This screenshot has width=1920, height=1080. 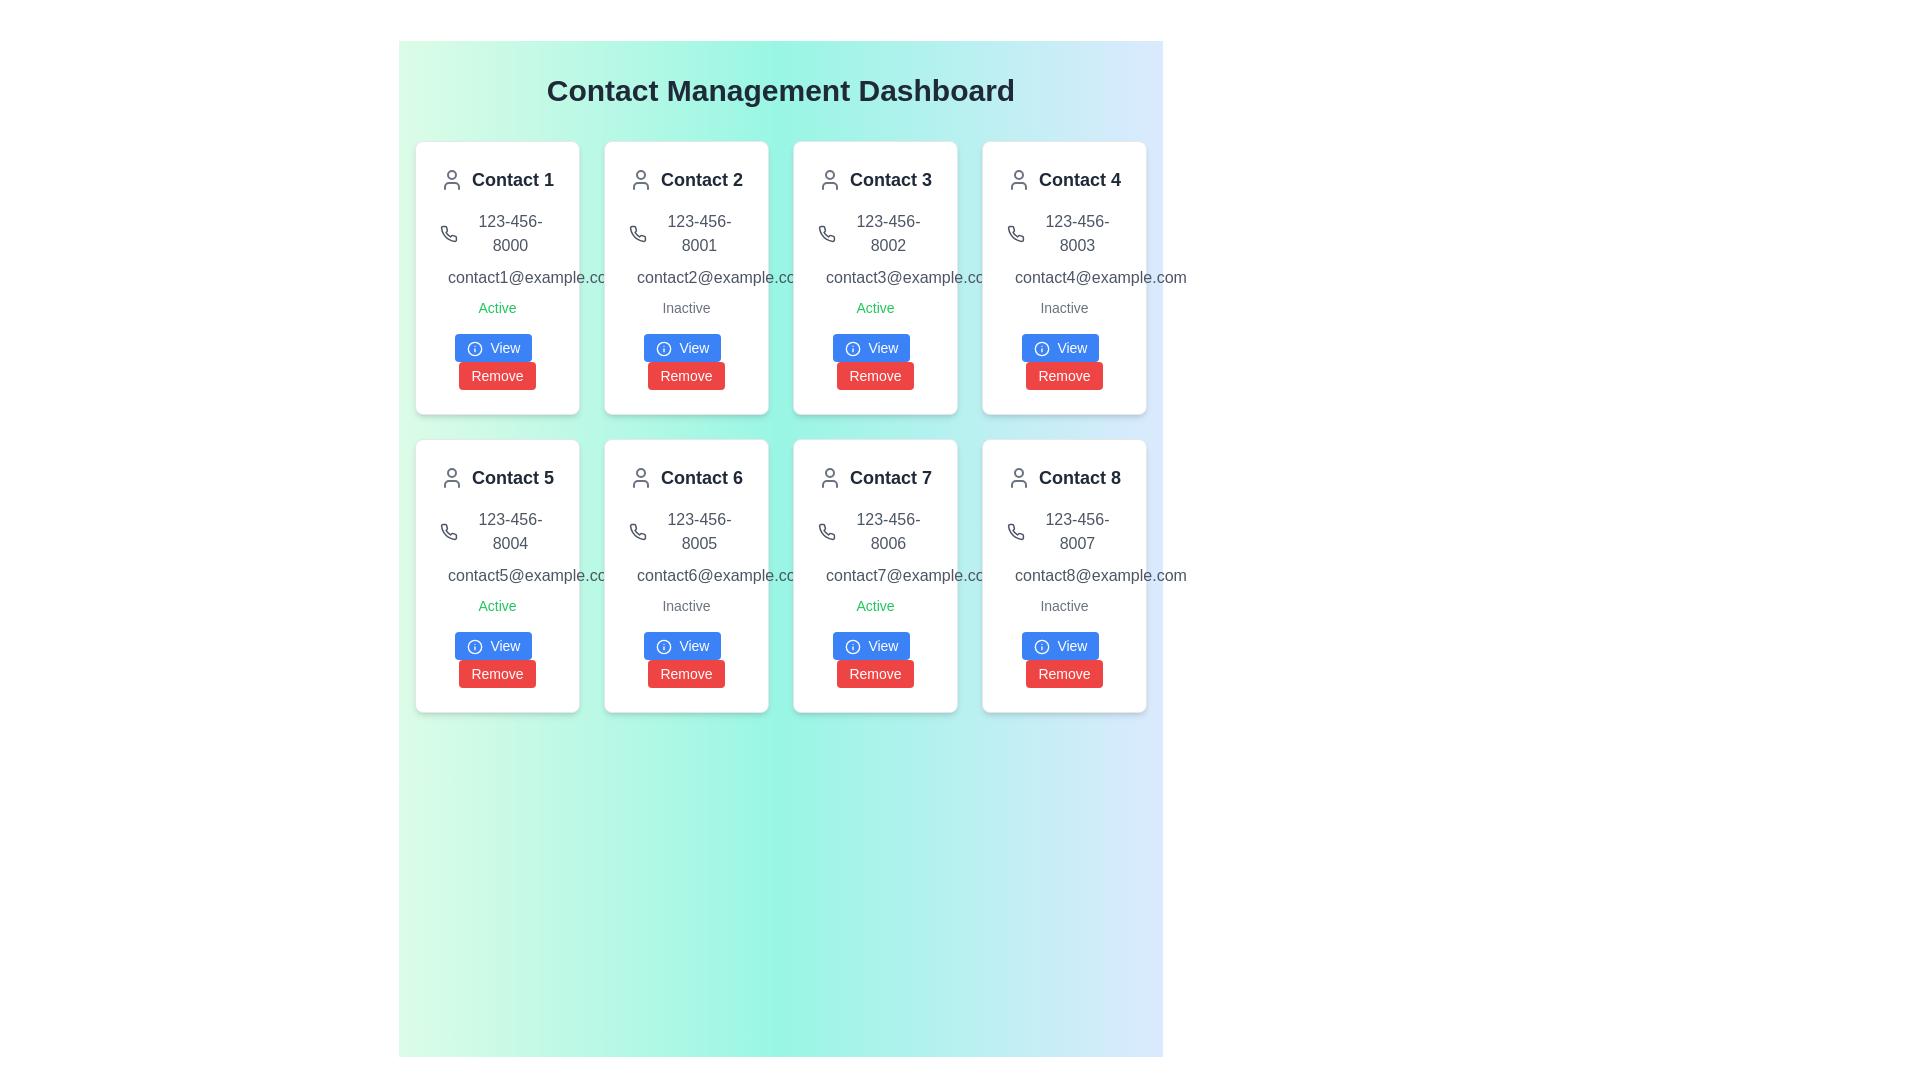 I want to click on phone number displayed in the Text display element located beneath the contact name in the 'Contact 7' card of the Contact Management Dashboard, so click(x=875, y=531).